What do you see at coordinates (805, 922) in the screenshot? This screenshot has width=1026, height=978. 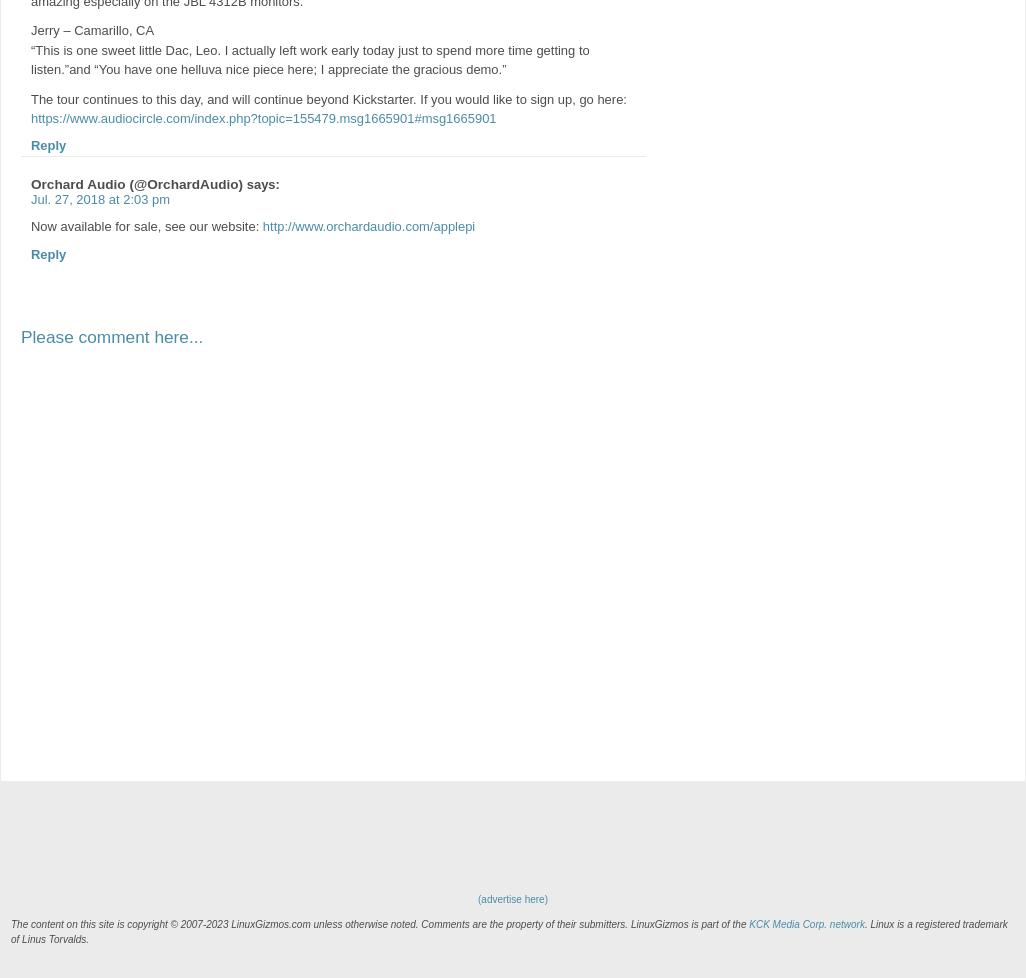 I see `'KCK Media Corp. network'` at bounding box center [805, 922].